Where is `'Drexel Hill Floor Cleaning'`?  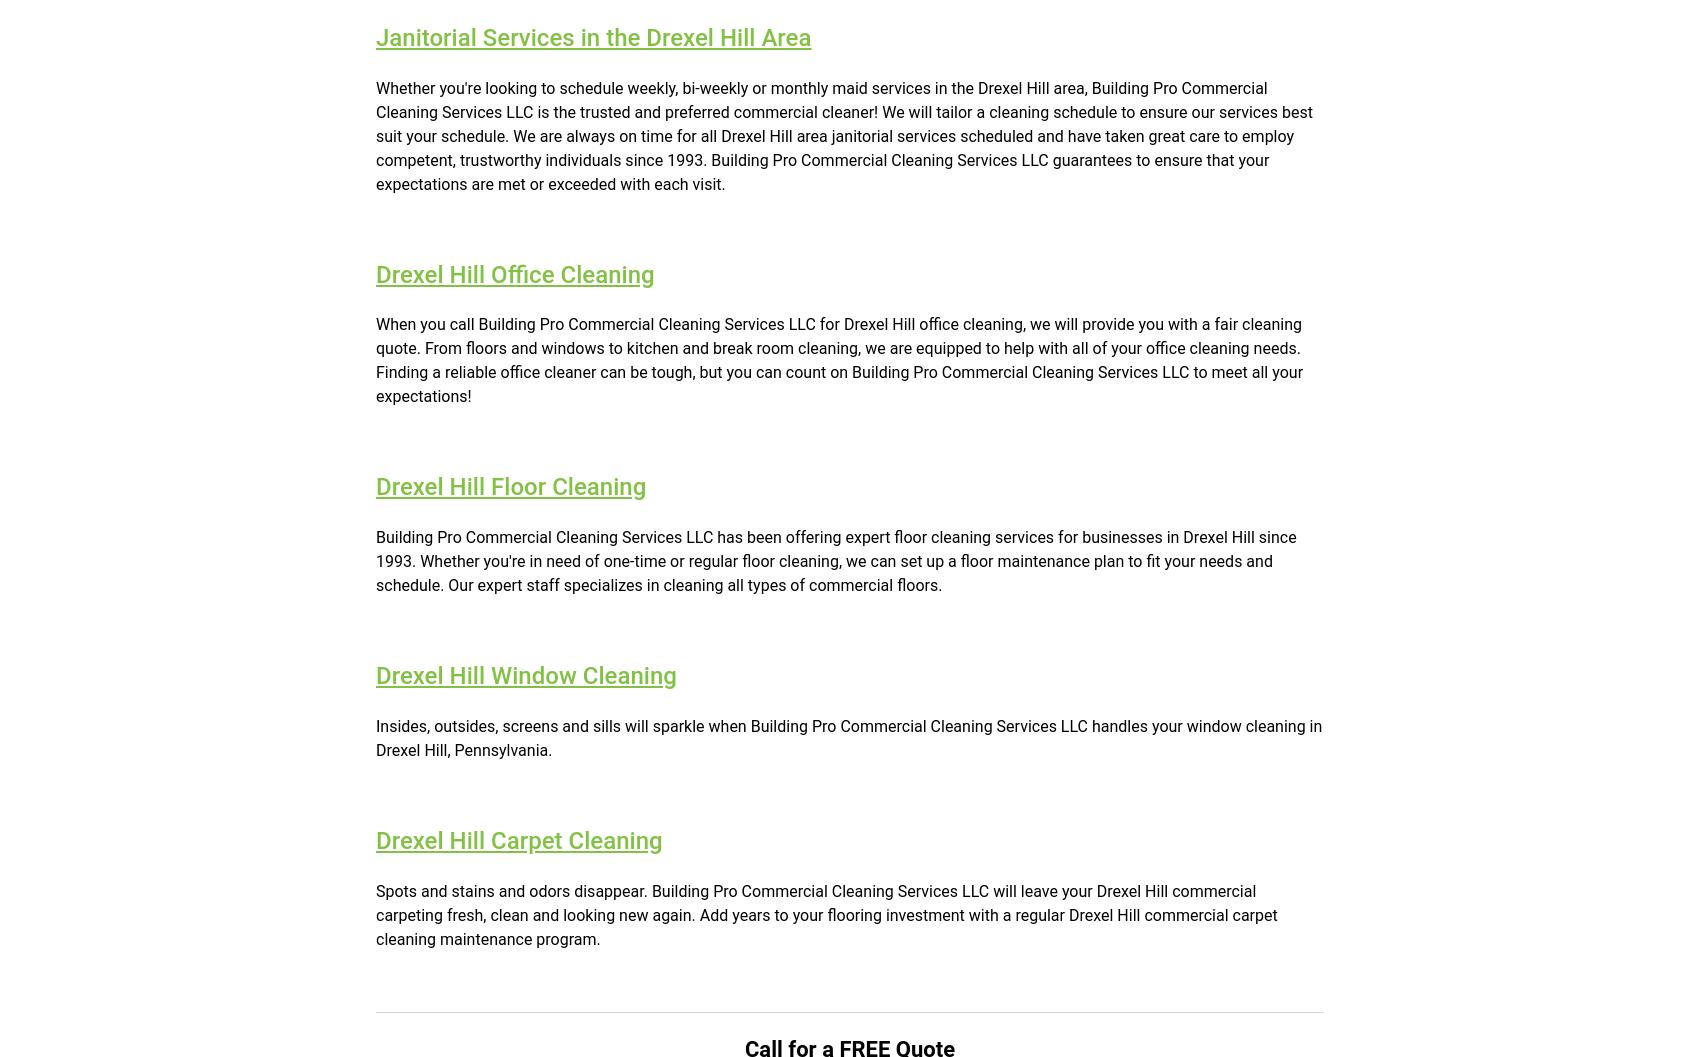
'Drexel Hill Floor Cleaning' is located at coordinates (511, 486).